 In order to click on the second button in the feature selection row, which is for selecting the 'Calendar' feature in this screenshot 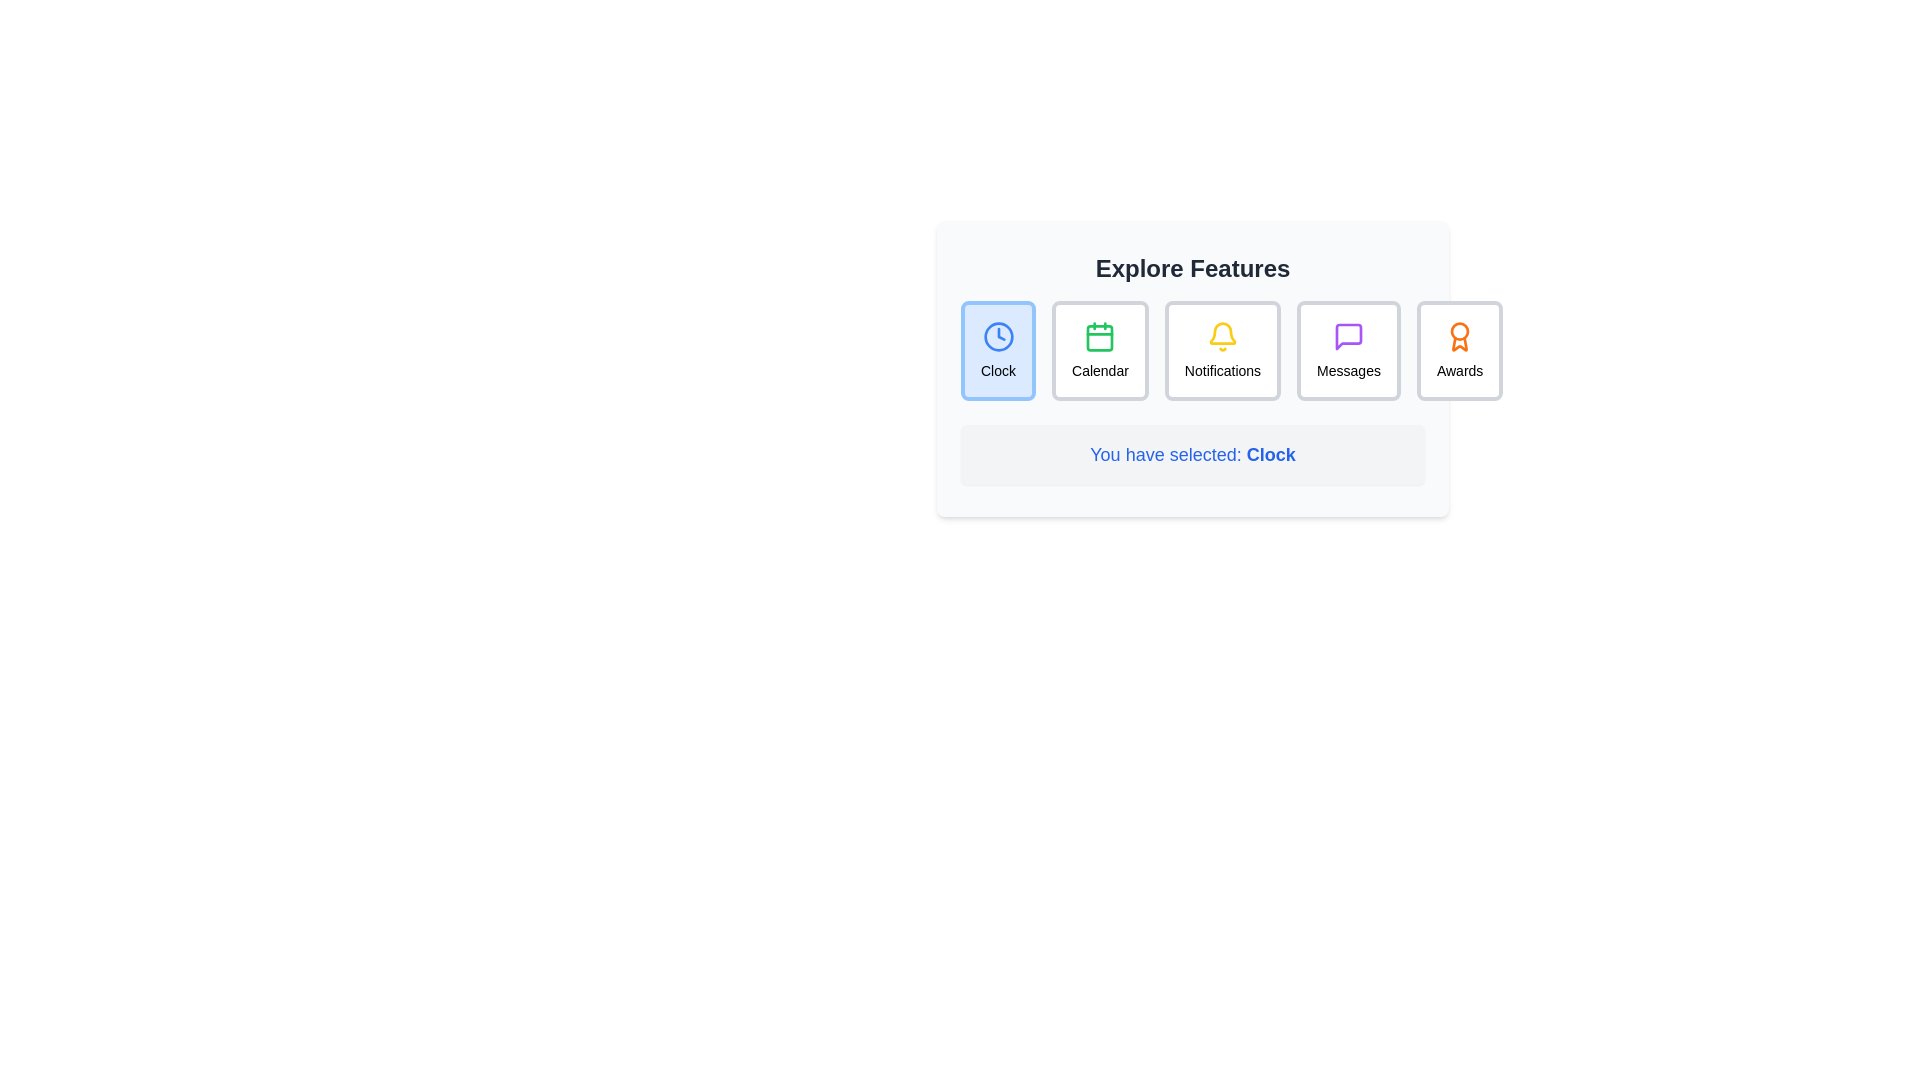, I will do `click(1099, 350)`.